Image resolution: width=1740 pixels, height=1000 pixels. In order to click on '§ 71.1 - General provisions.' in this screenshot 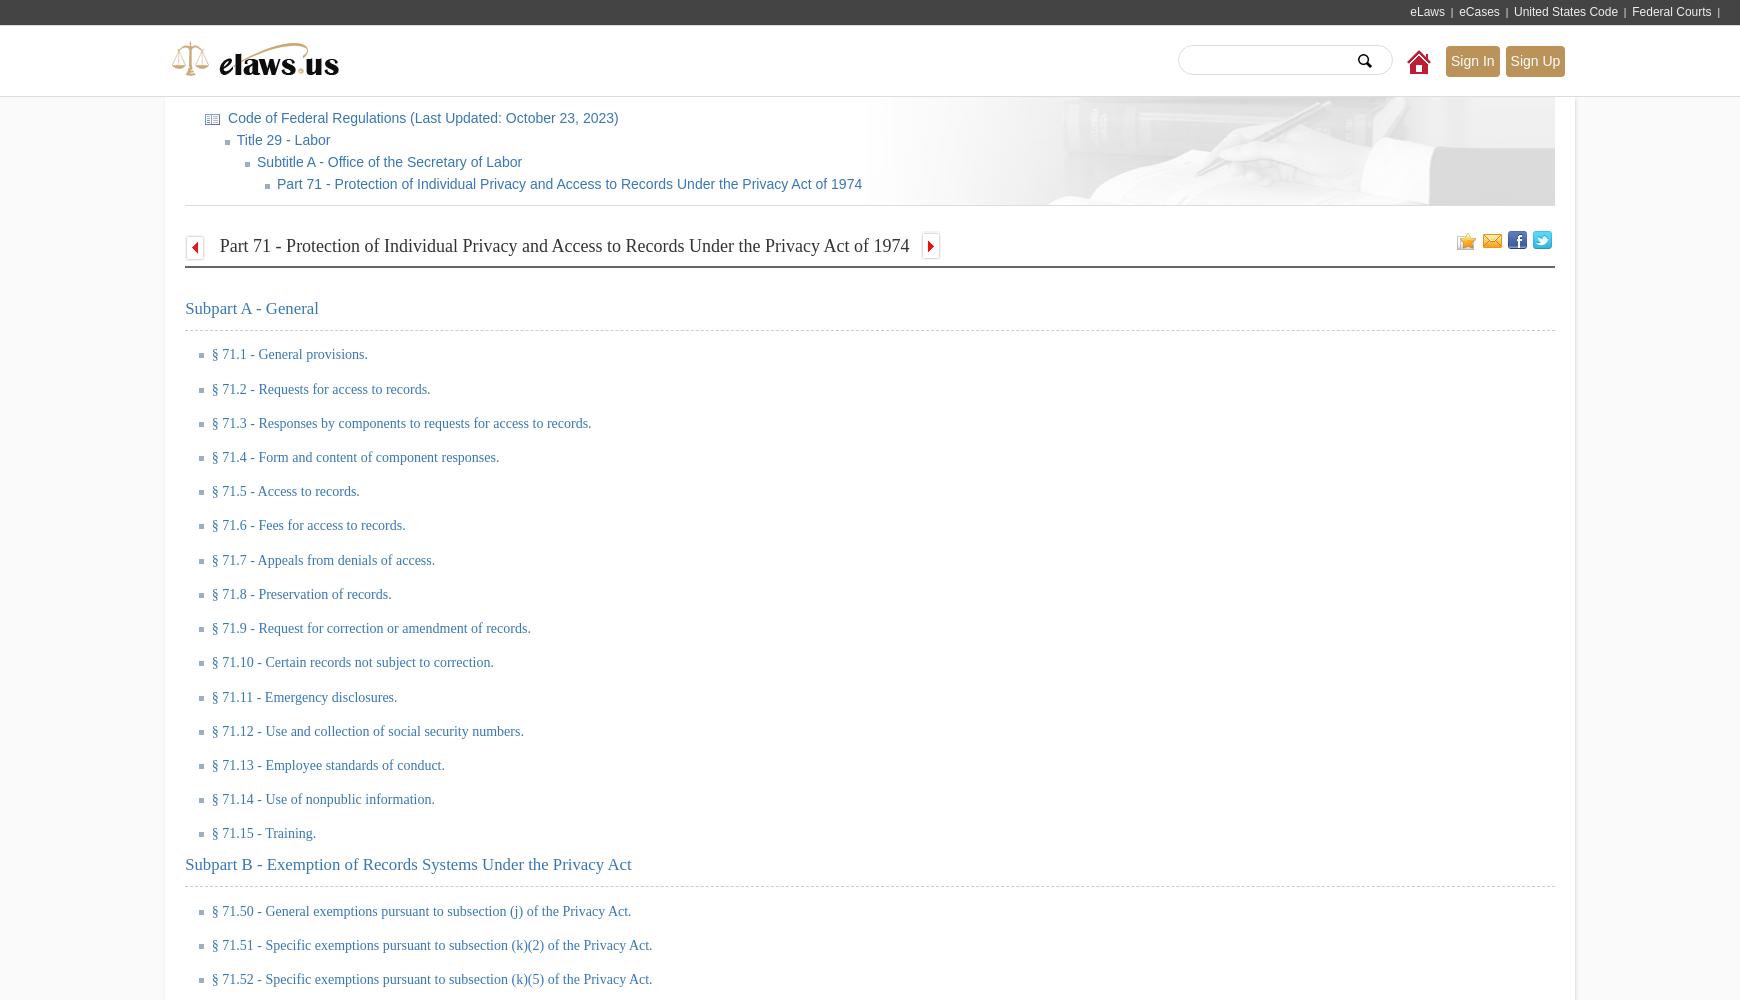, I will do `click(289, 353)`.